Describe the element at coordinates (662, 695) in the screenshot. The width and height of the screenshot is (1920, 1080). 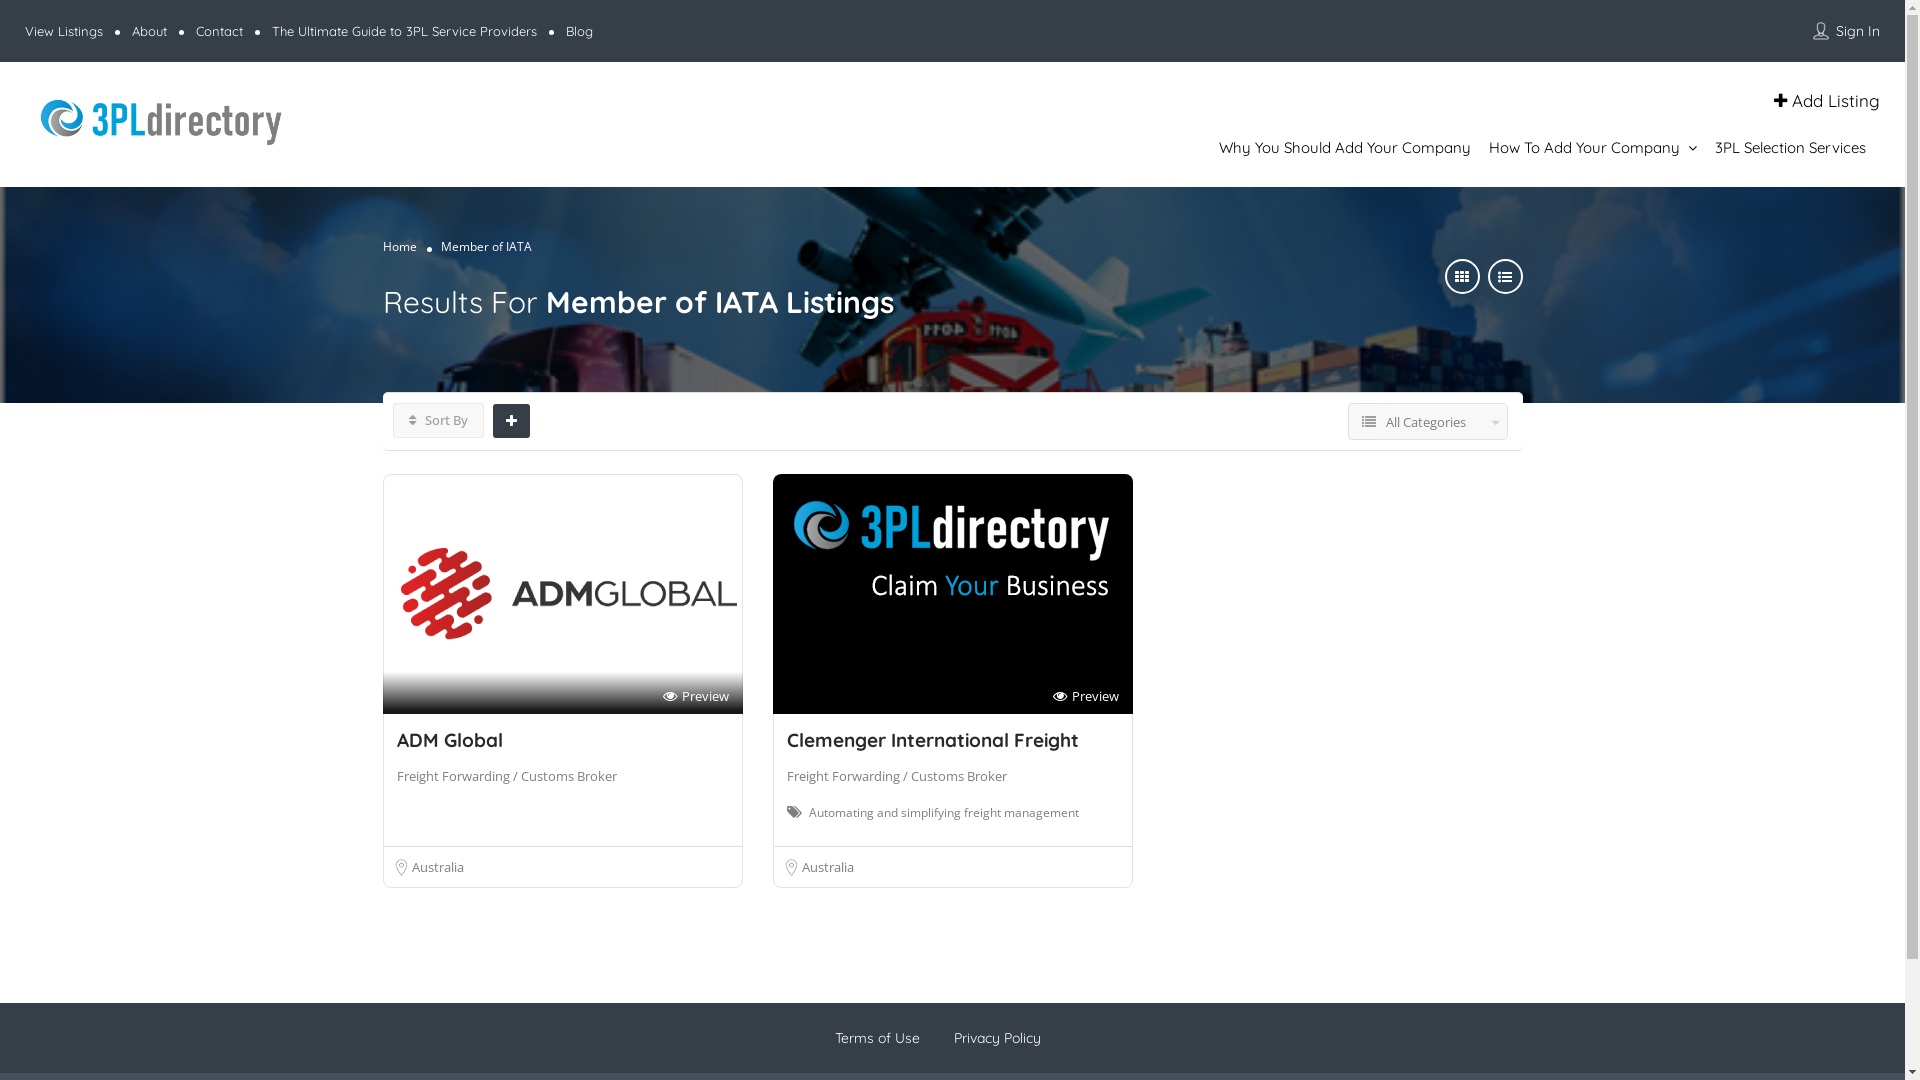
I see `'Preview'` at that location.